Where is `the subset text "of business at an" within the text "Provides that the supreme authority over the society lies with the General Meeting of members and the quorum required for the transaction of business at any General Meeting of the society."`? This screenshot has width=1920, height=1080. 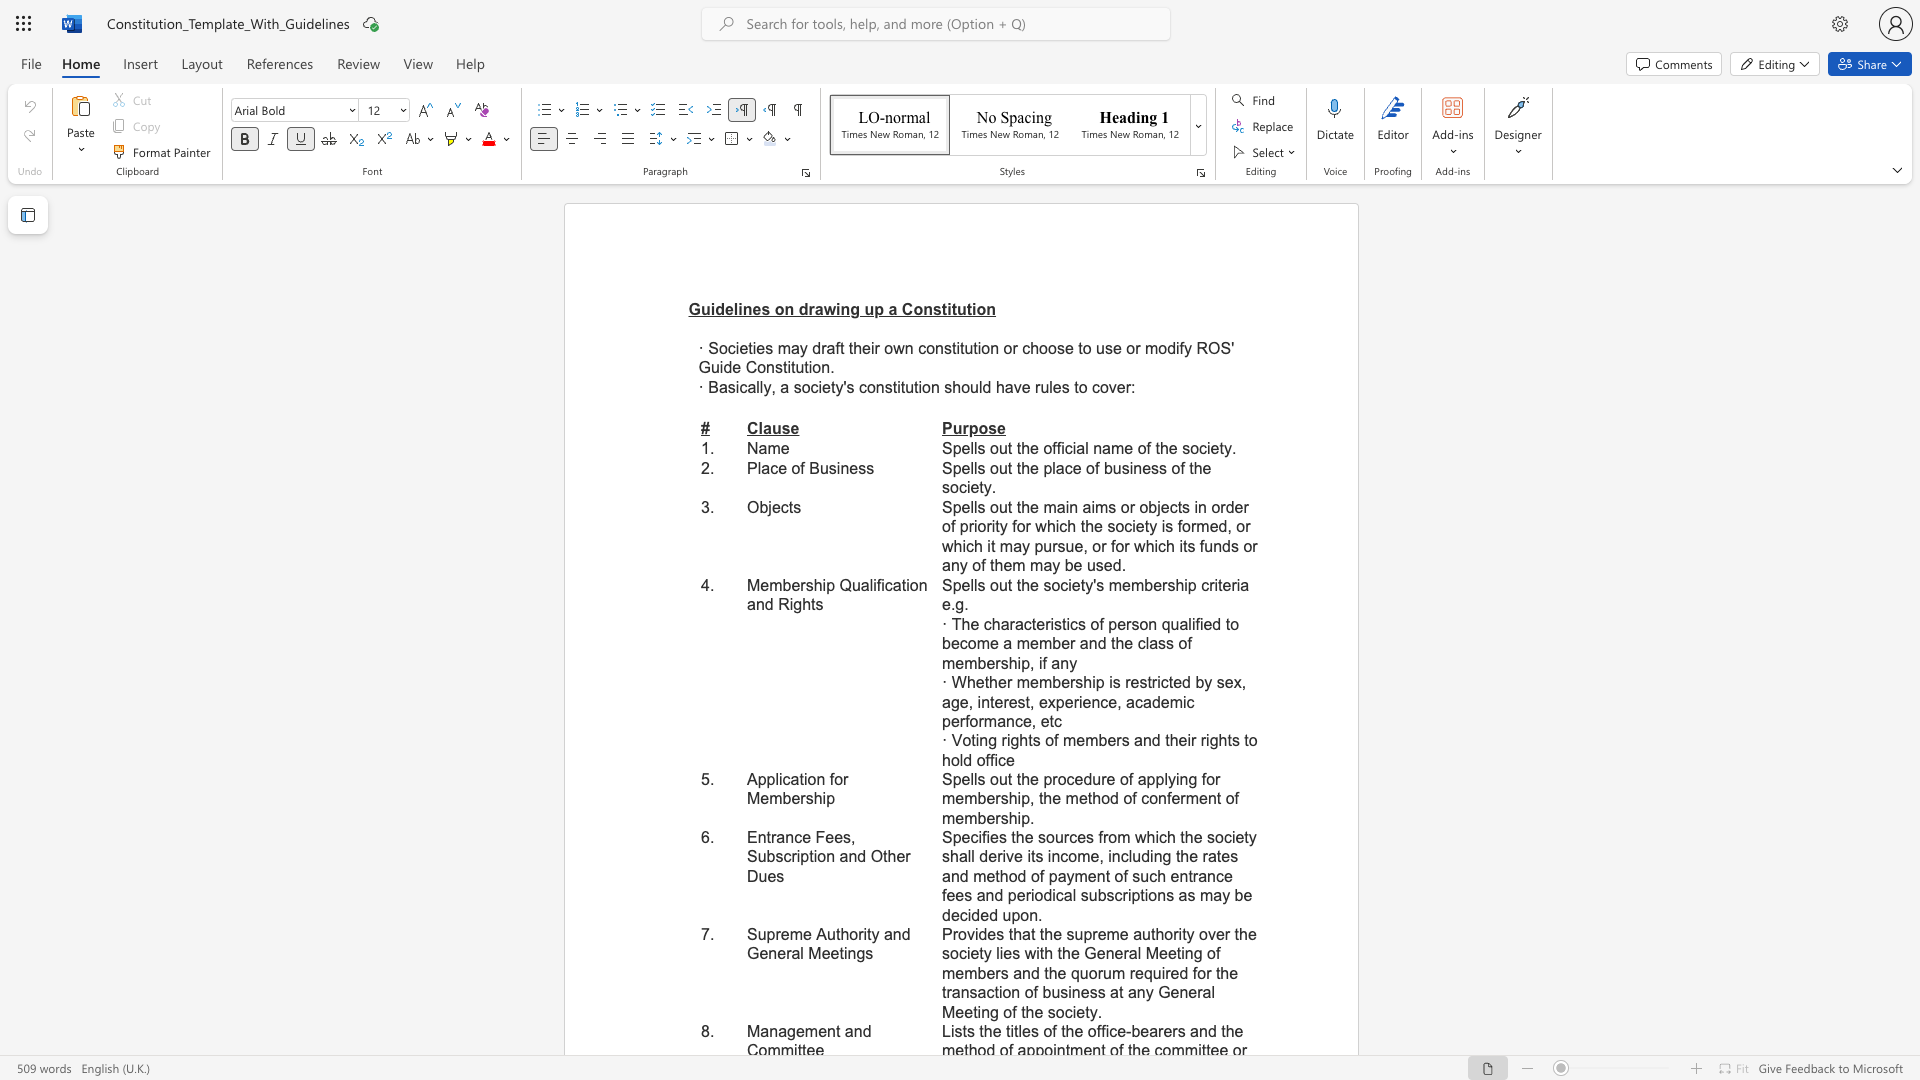
the subset text "of business at an" within the text "Provides that the supreme authority over the society lies with the General Meeting of members and the quorum required for the transaction of business at any General Meeting of the society." is located at coordinates (1024, 992).